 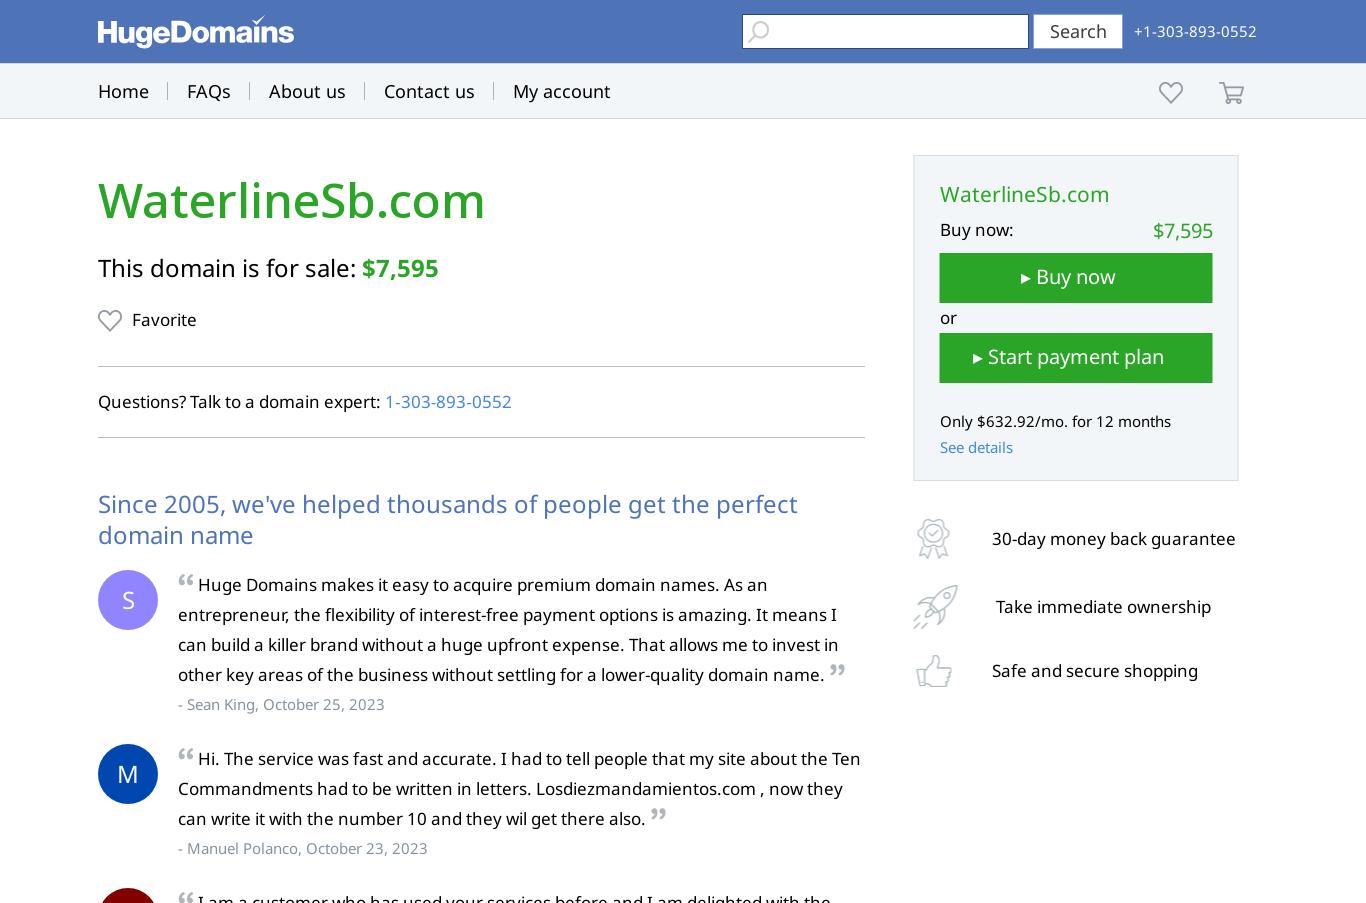 I want to click on 'Since 2005, we've helped thousands of people get the perfect domain name', so click(x=97, y=517).